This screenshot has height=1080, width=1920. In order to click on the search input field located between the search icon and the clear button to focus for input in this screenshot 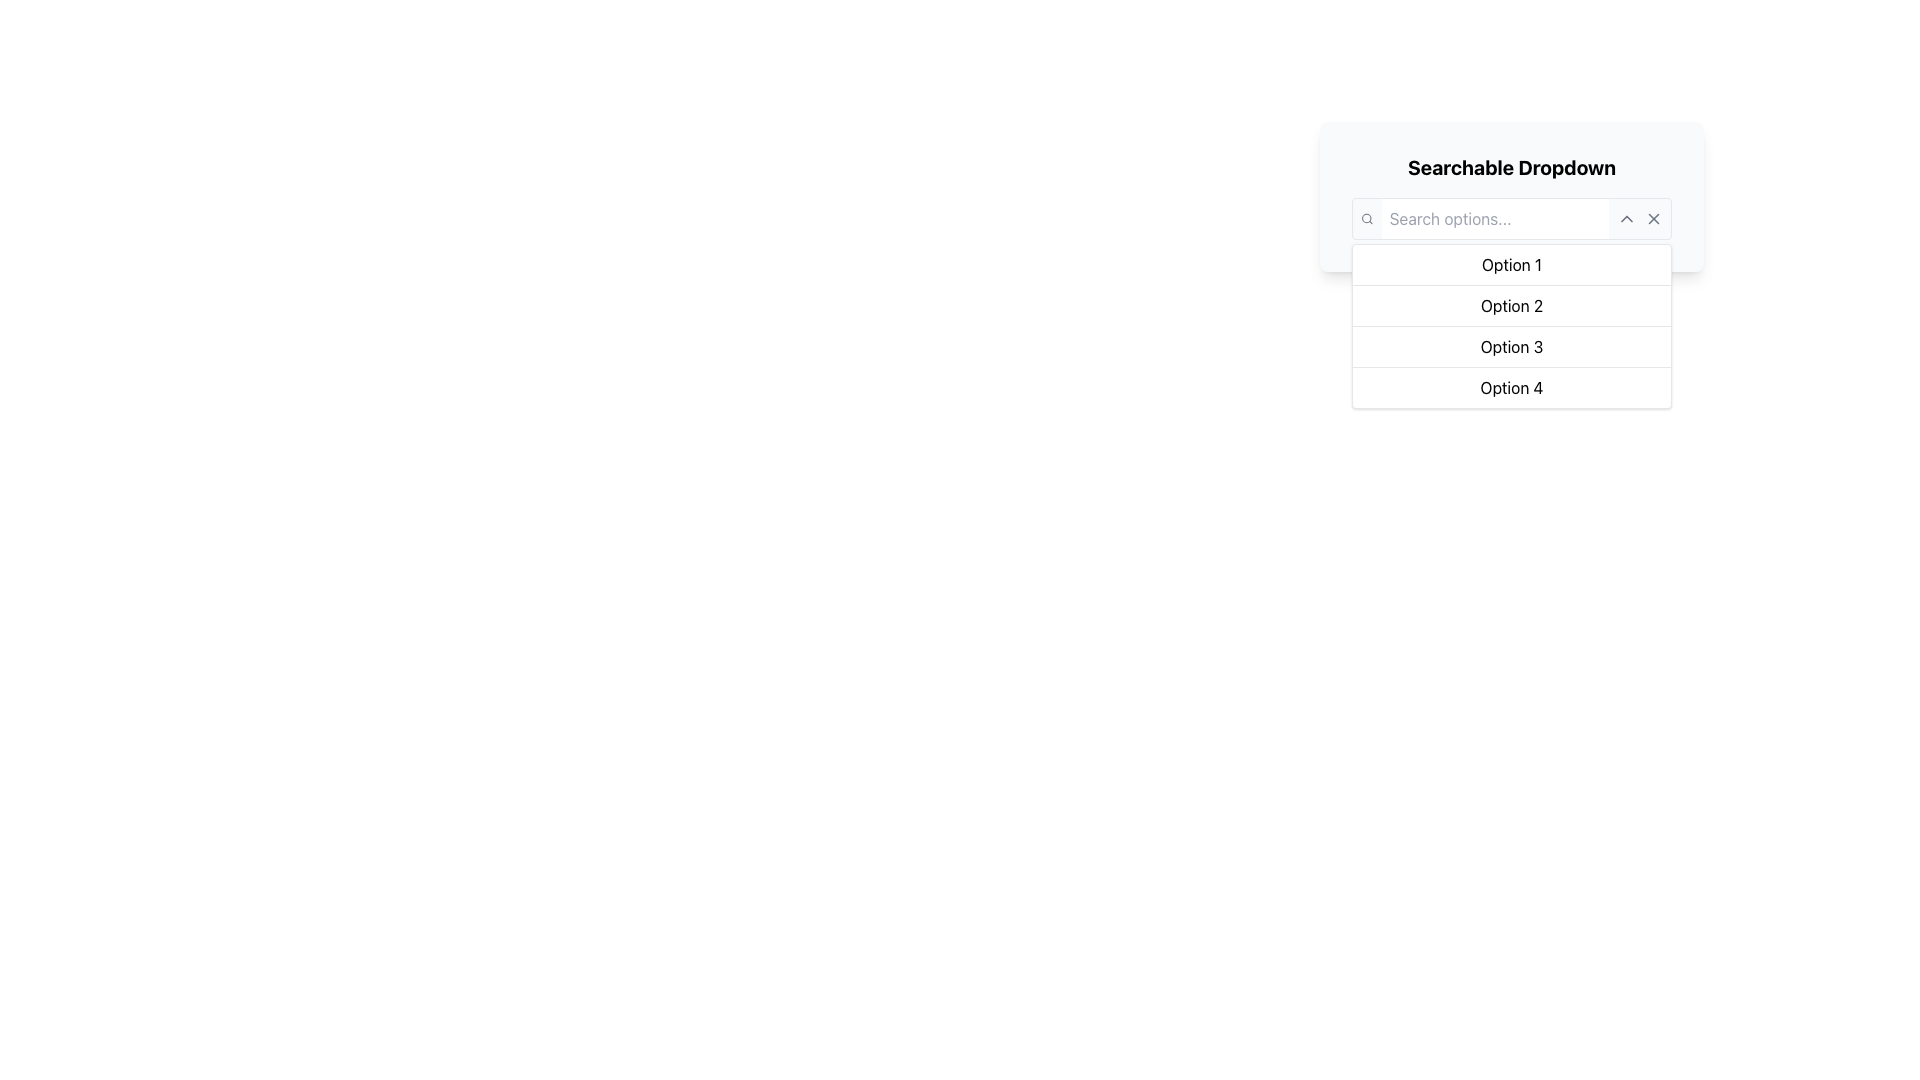, I will do `click(1495, 219)`.